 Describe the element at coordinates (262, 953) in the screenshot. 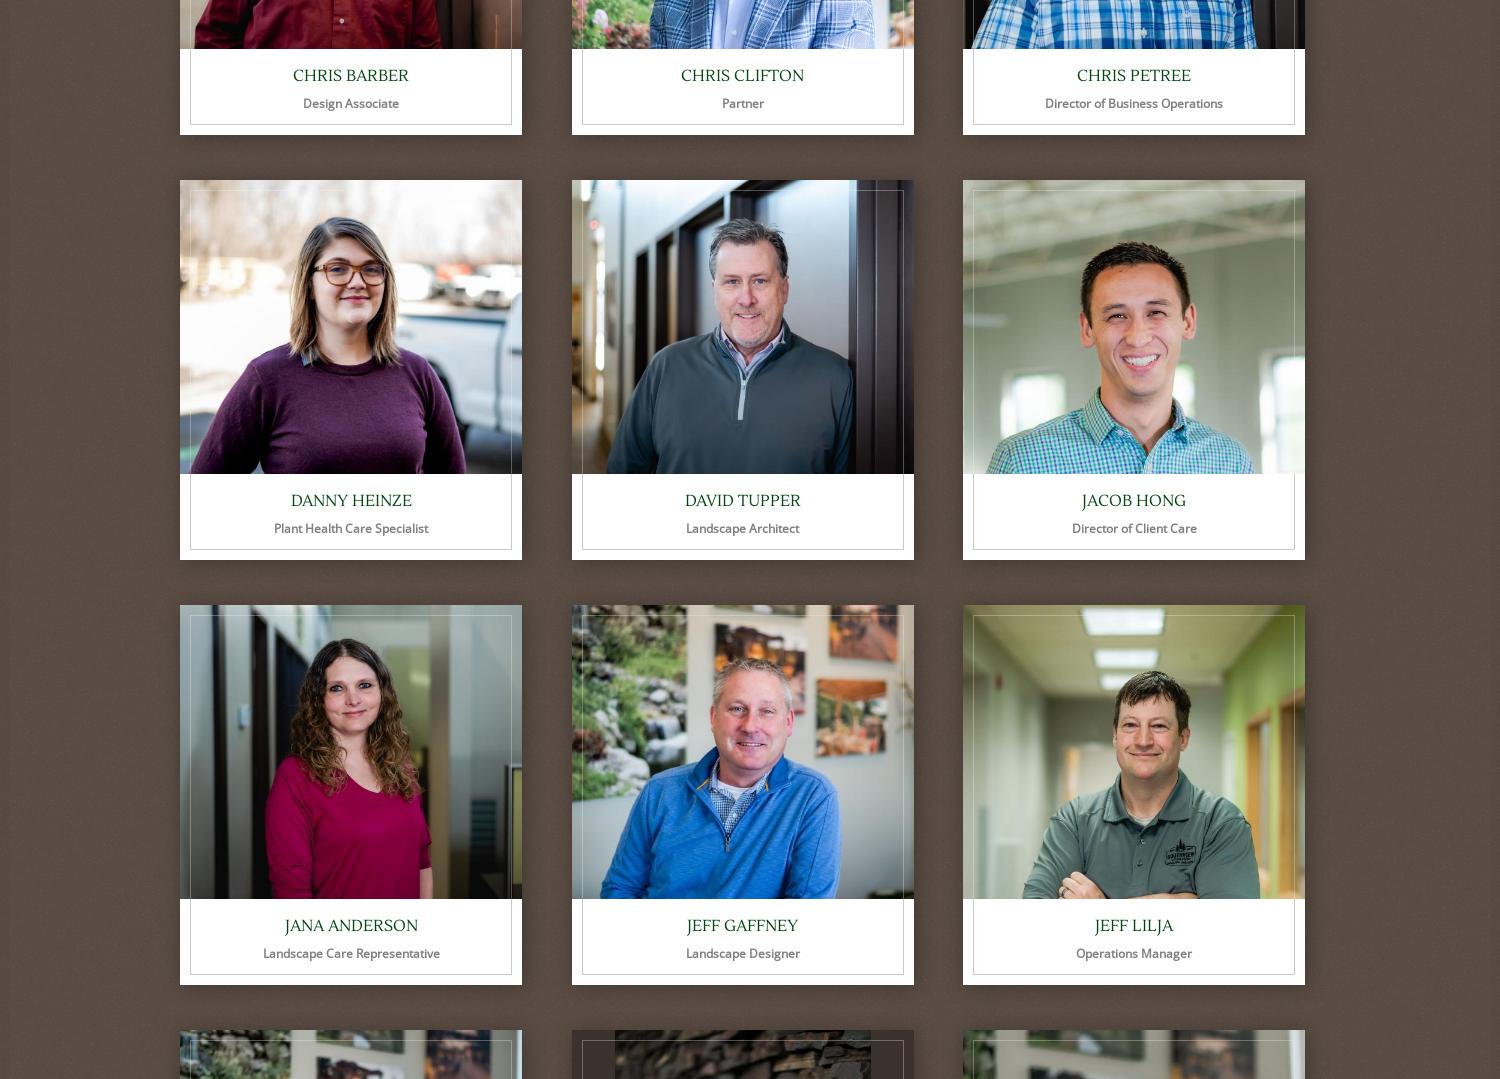

I see `'Landscape Care Representative'` at that location.